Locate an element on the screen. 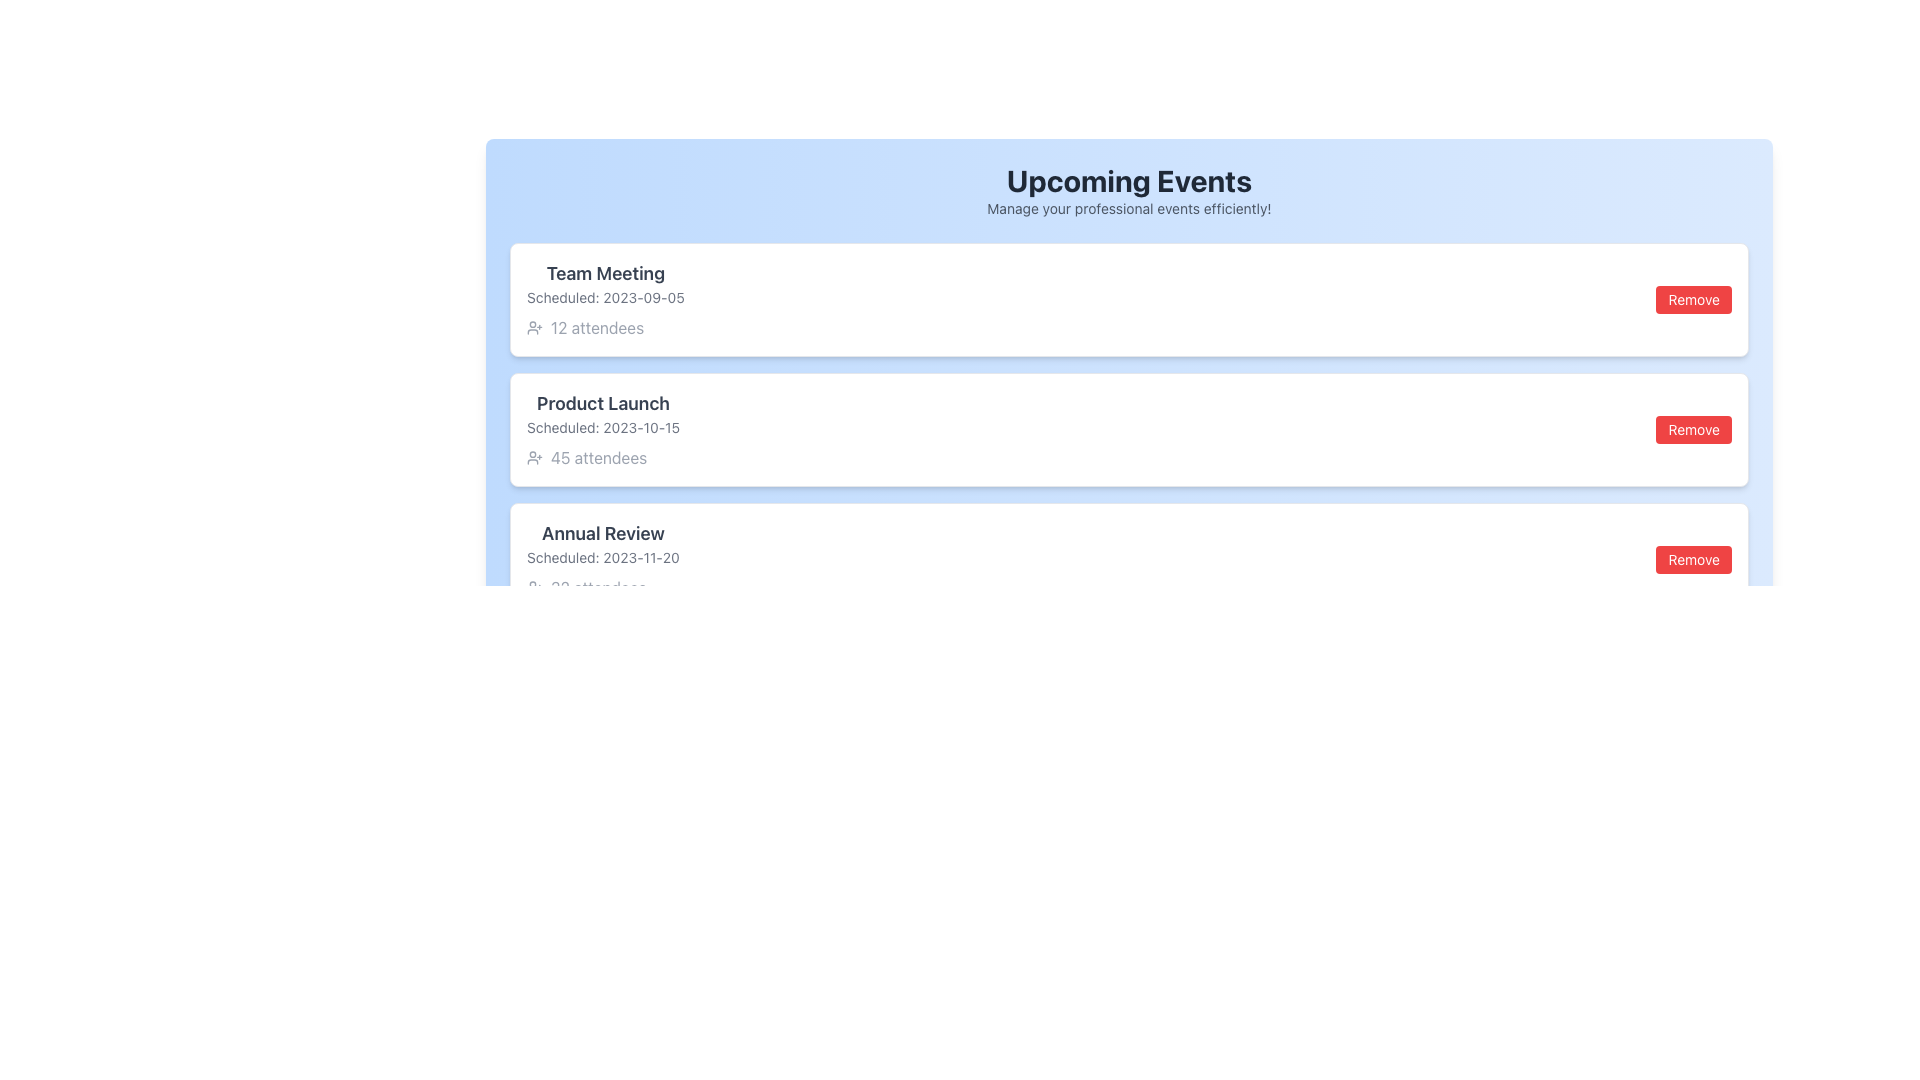 Image resolution: width=1920 pixels, height=1080 pixels. the Text Label displaying the number of attendees for the 'Annual Review' event located at the bottom of the displayed list is located at coordinates (597, 586).